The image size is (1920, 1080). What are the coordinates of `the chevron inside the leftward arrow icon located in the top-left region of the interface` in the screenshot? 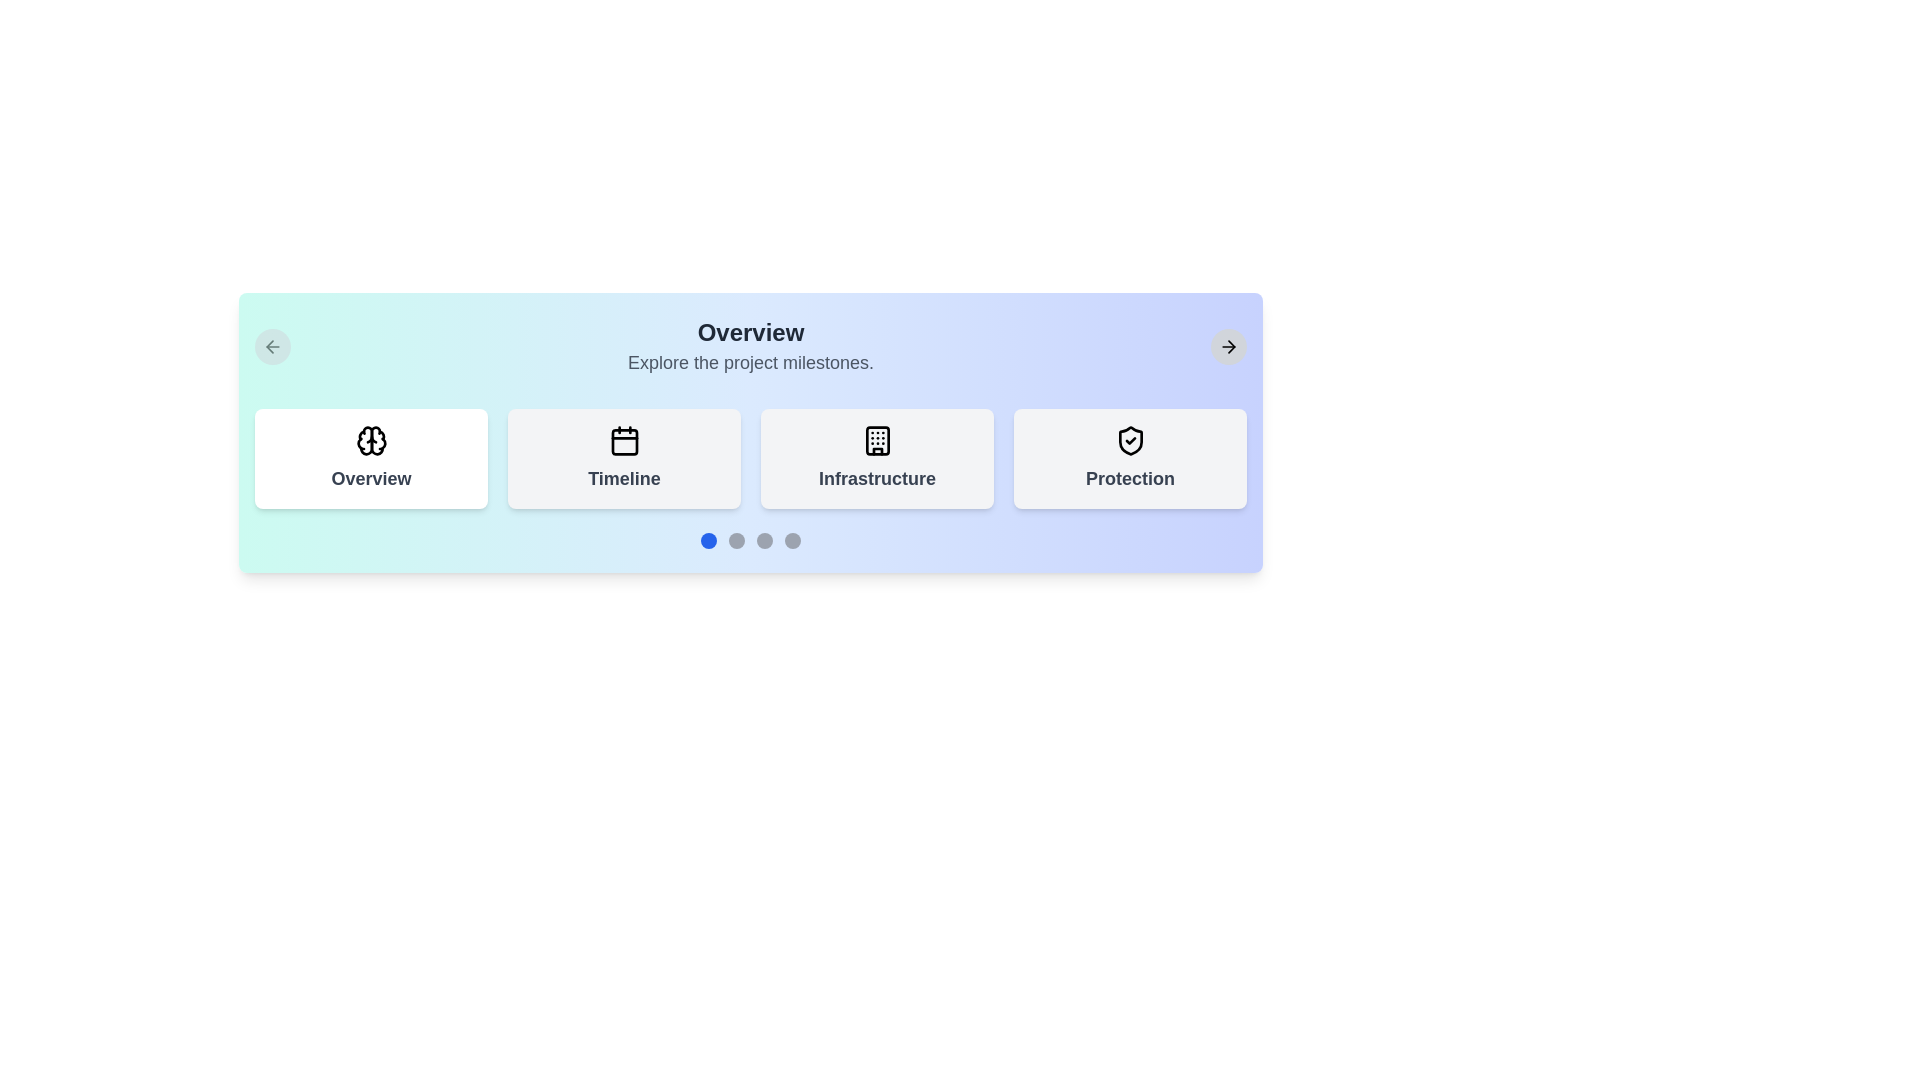 It's located at (269, 346).